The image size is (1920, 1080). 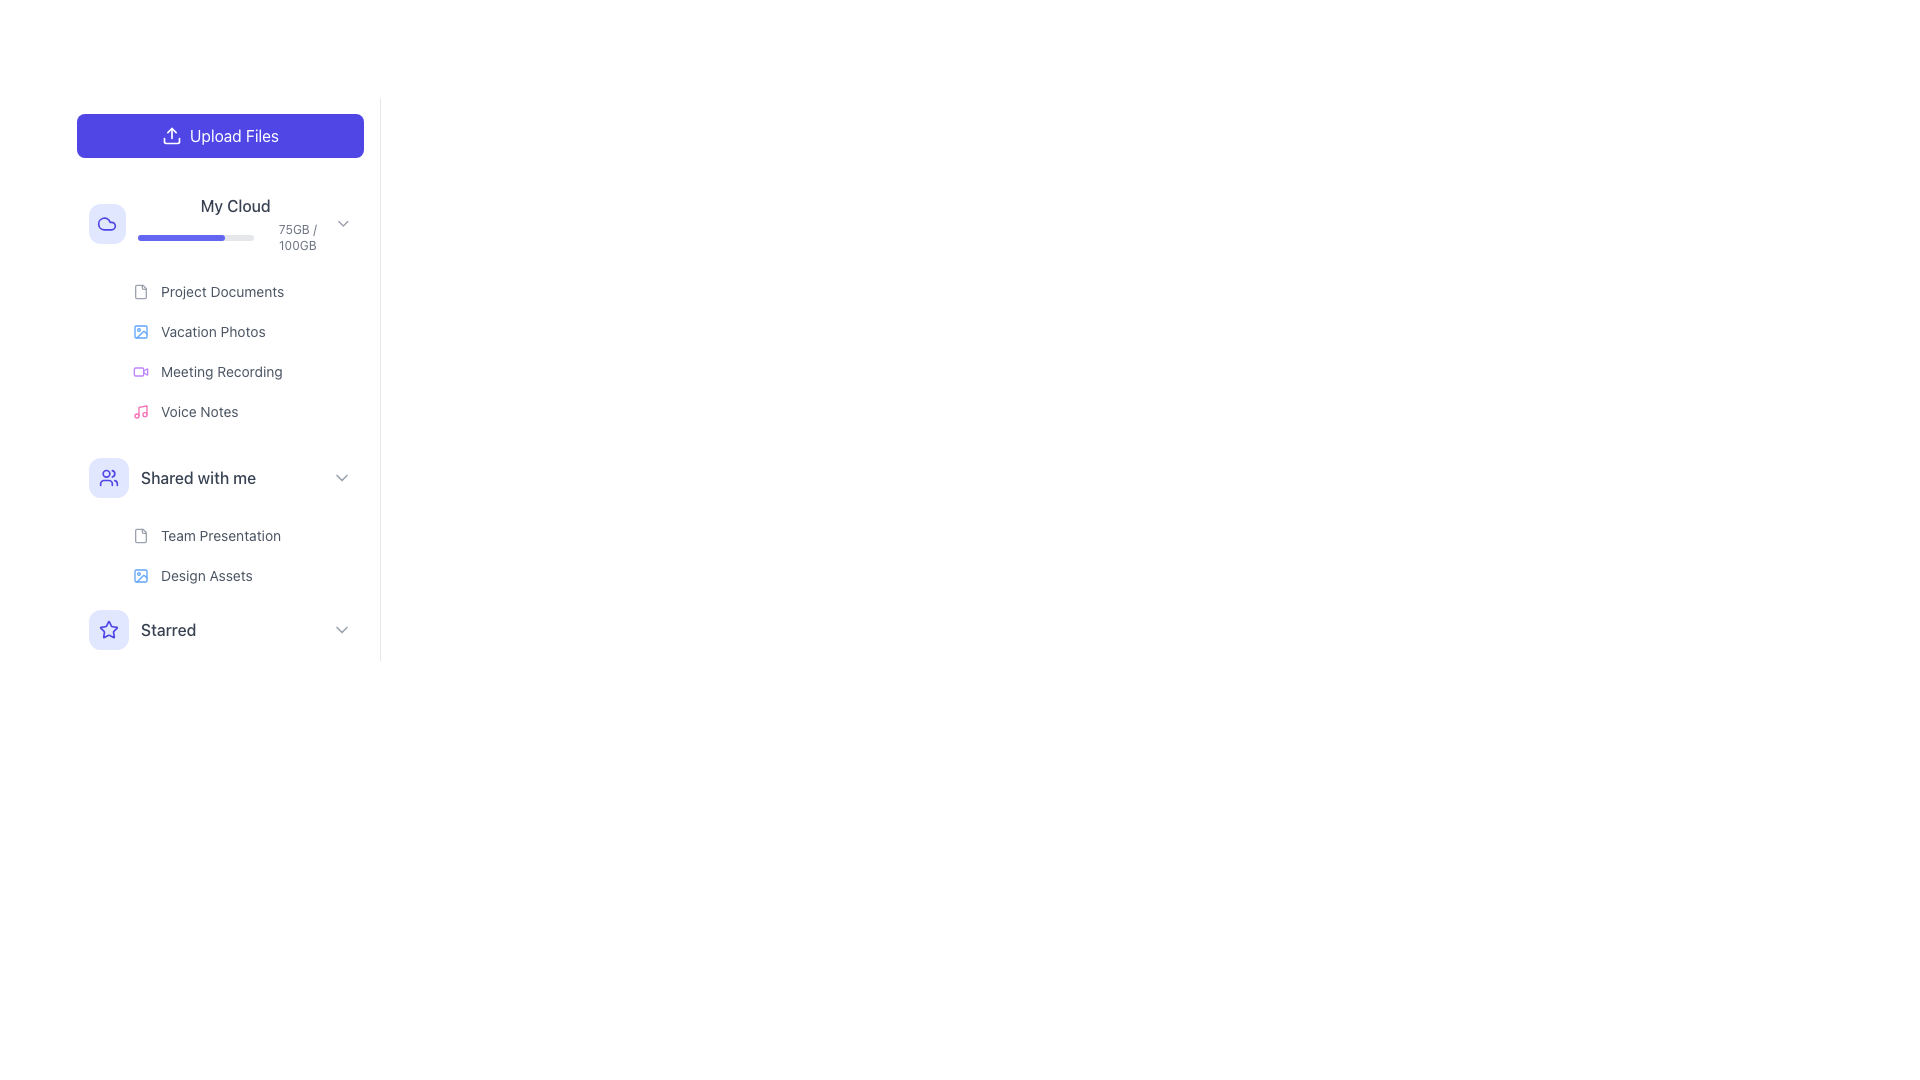 I want to click on the 'Vacation Photos' text label, which is styled in a small gray font and located next to a blue-colored image icon in the 'My Cloud' section, so click(x=199, y=330).